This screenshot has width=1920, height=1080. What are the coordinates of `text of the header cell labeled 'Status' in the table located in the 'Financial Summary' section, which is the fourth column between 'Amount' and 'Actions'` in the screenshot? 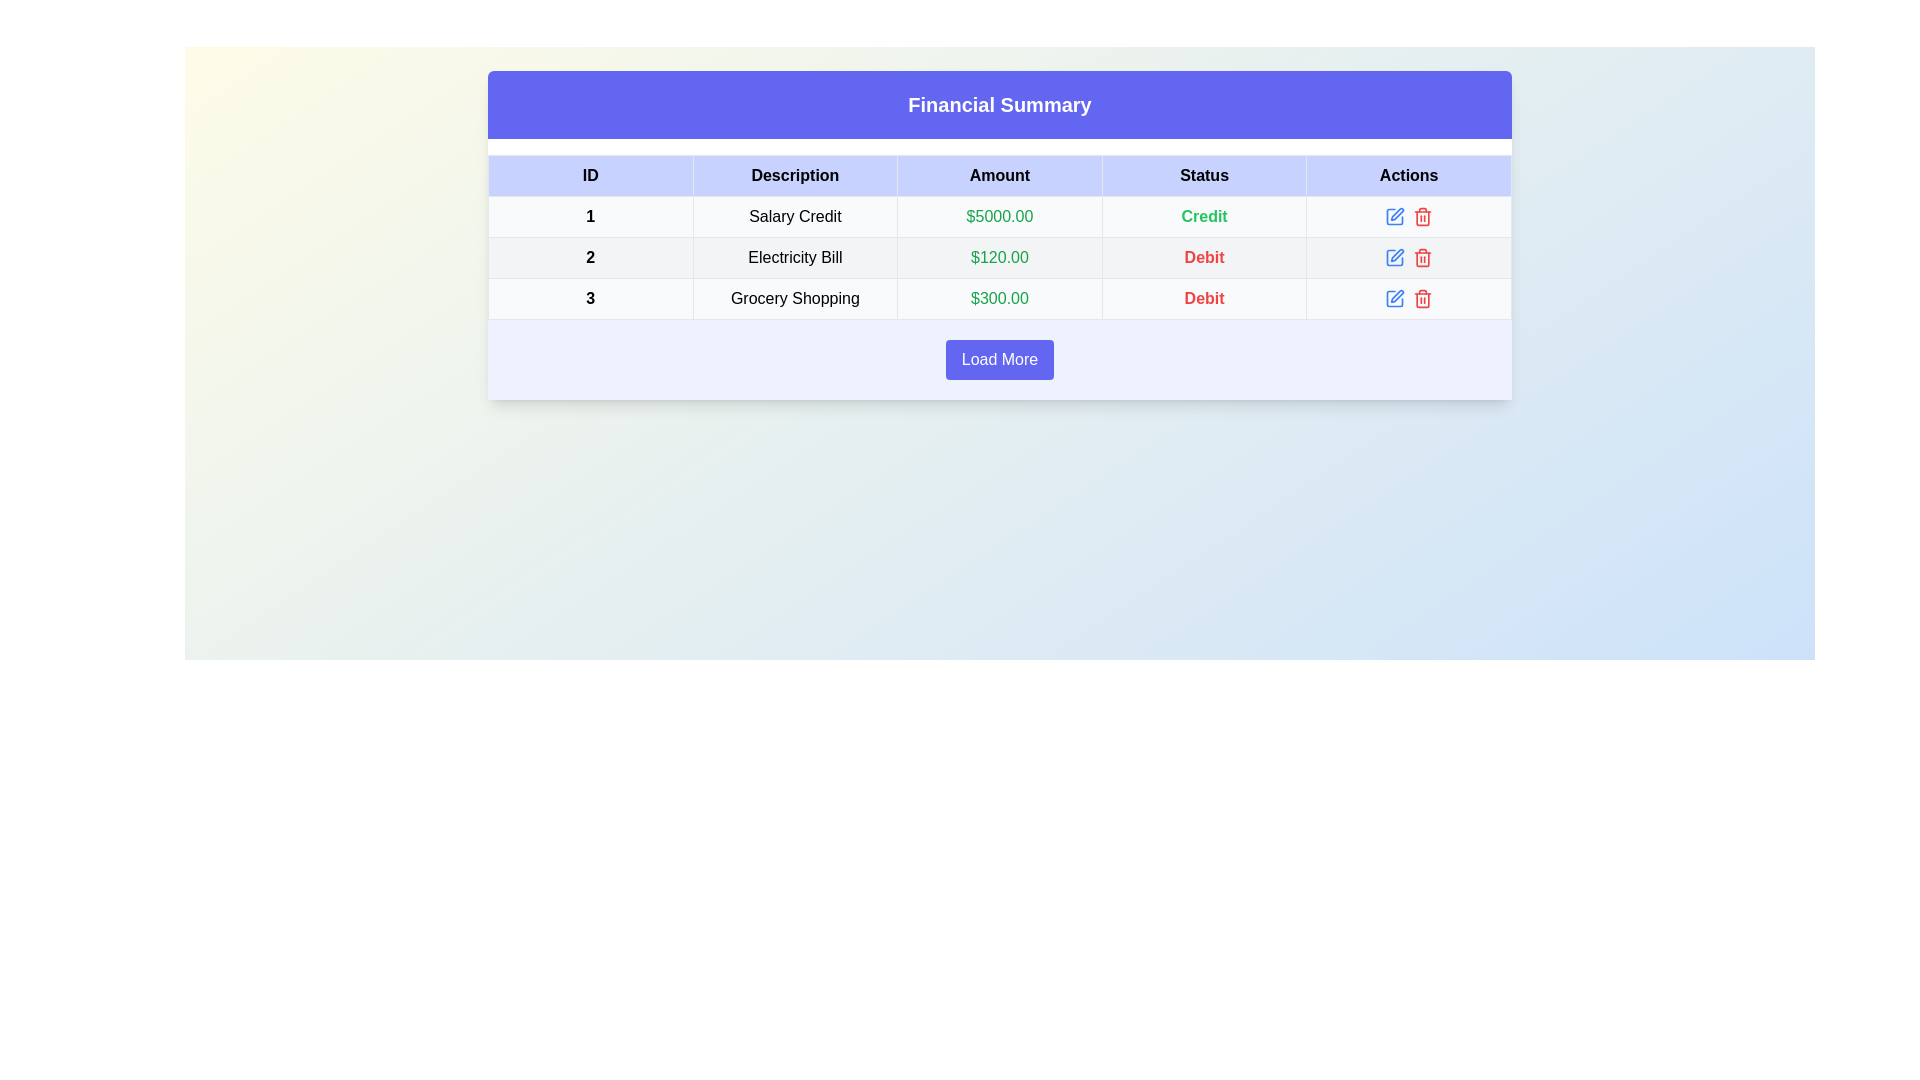 It's located at (1203, 175).